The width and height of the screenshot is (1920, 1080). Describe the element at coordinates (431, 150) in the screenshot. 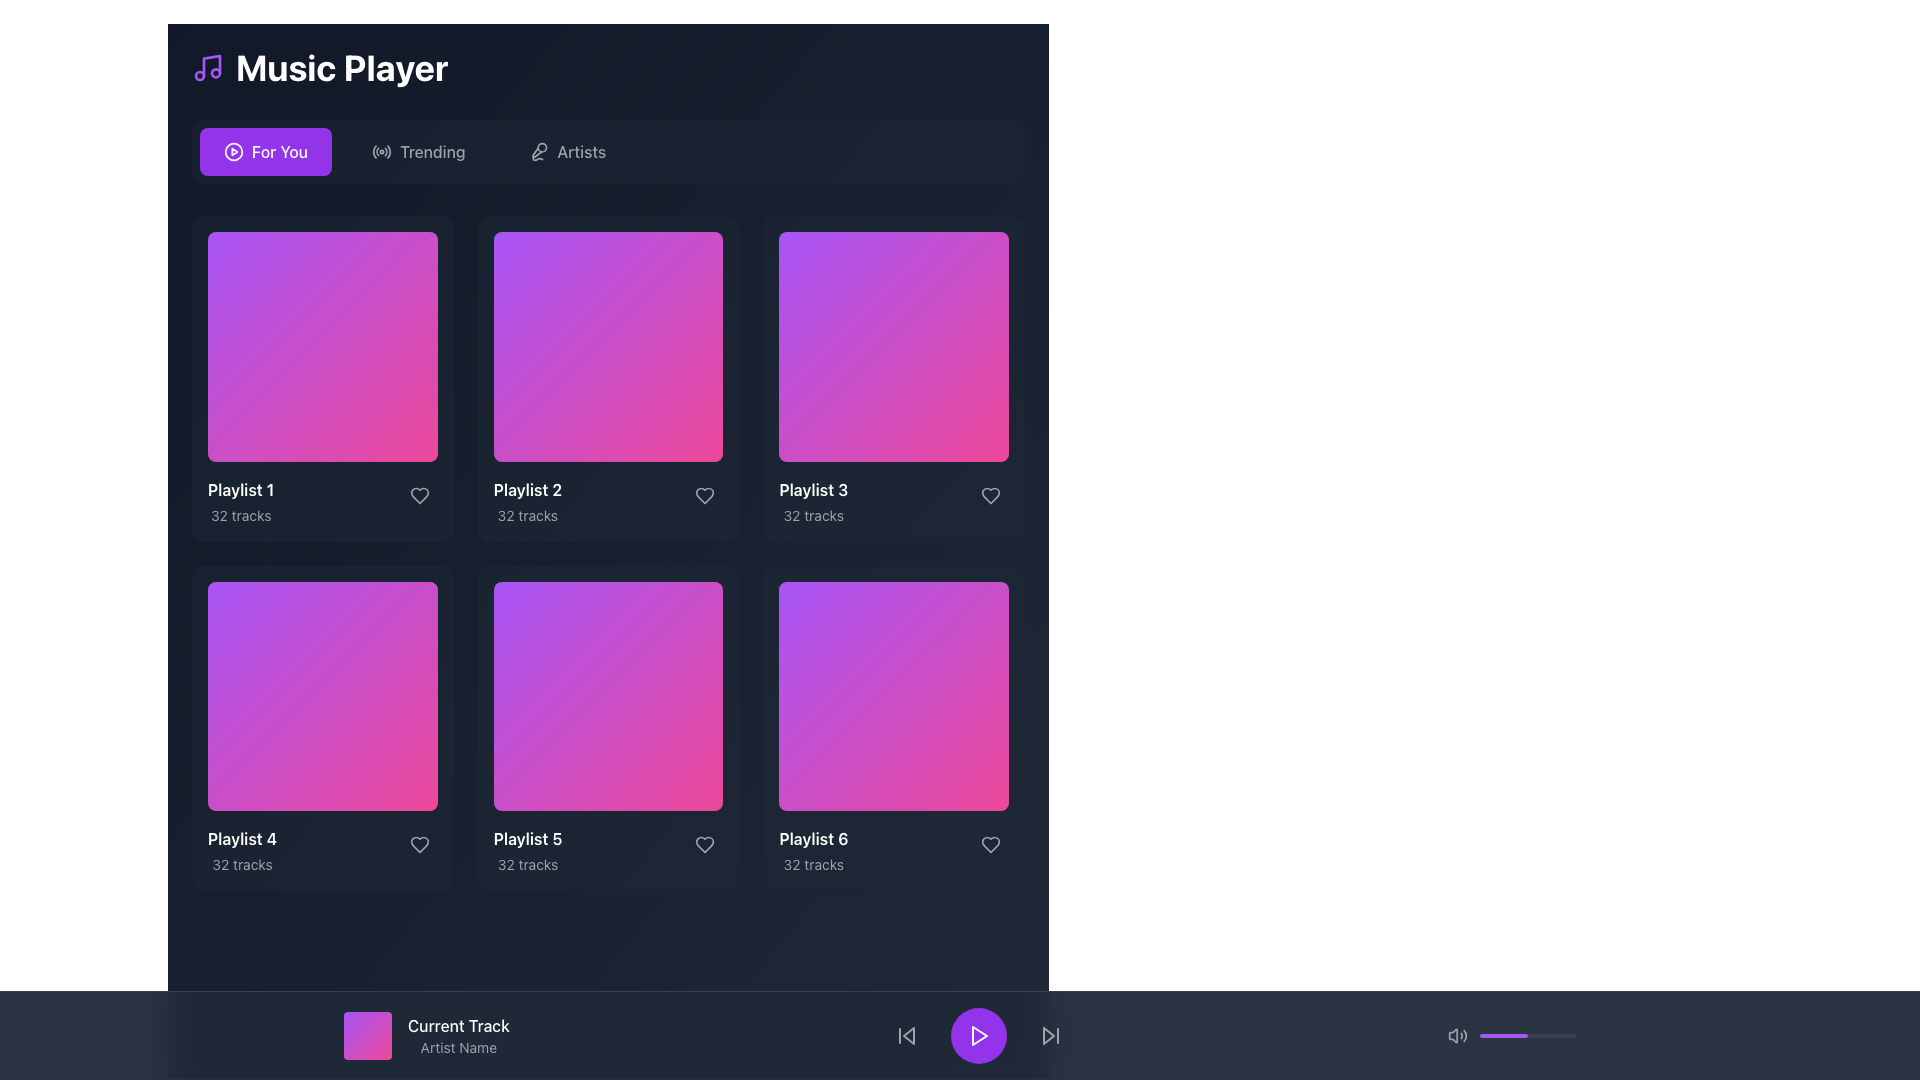

I see `the 'Trending' text label in the horizontal navigation bar` at that location.